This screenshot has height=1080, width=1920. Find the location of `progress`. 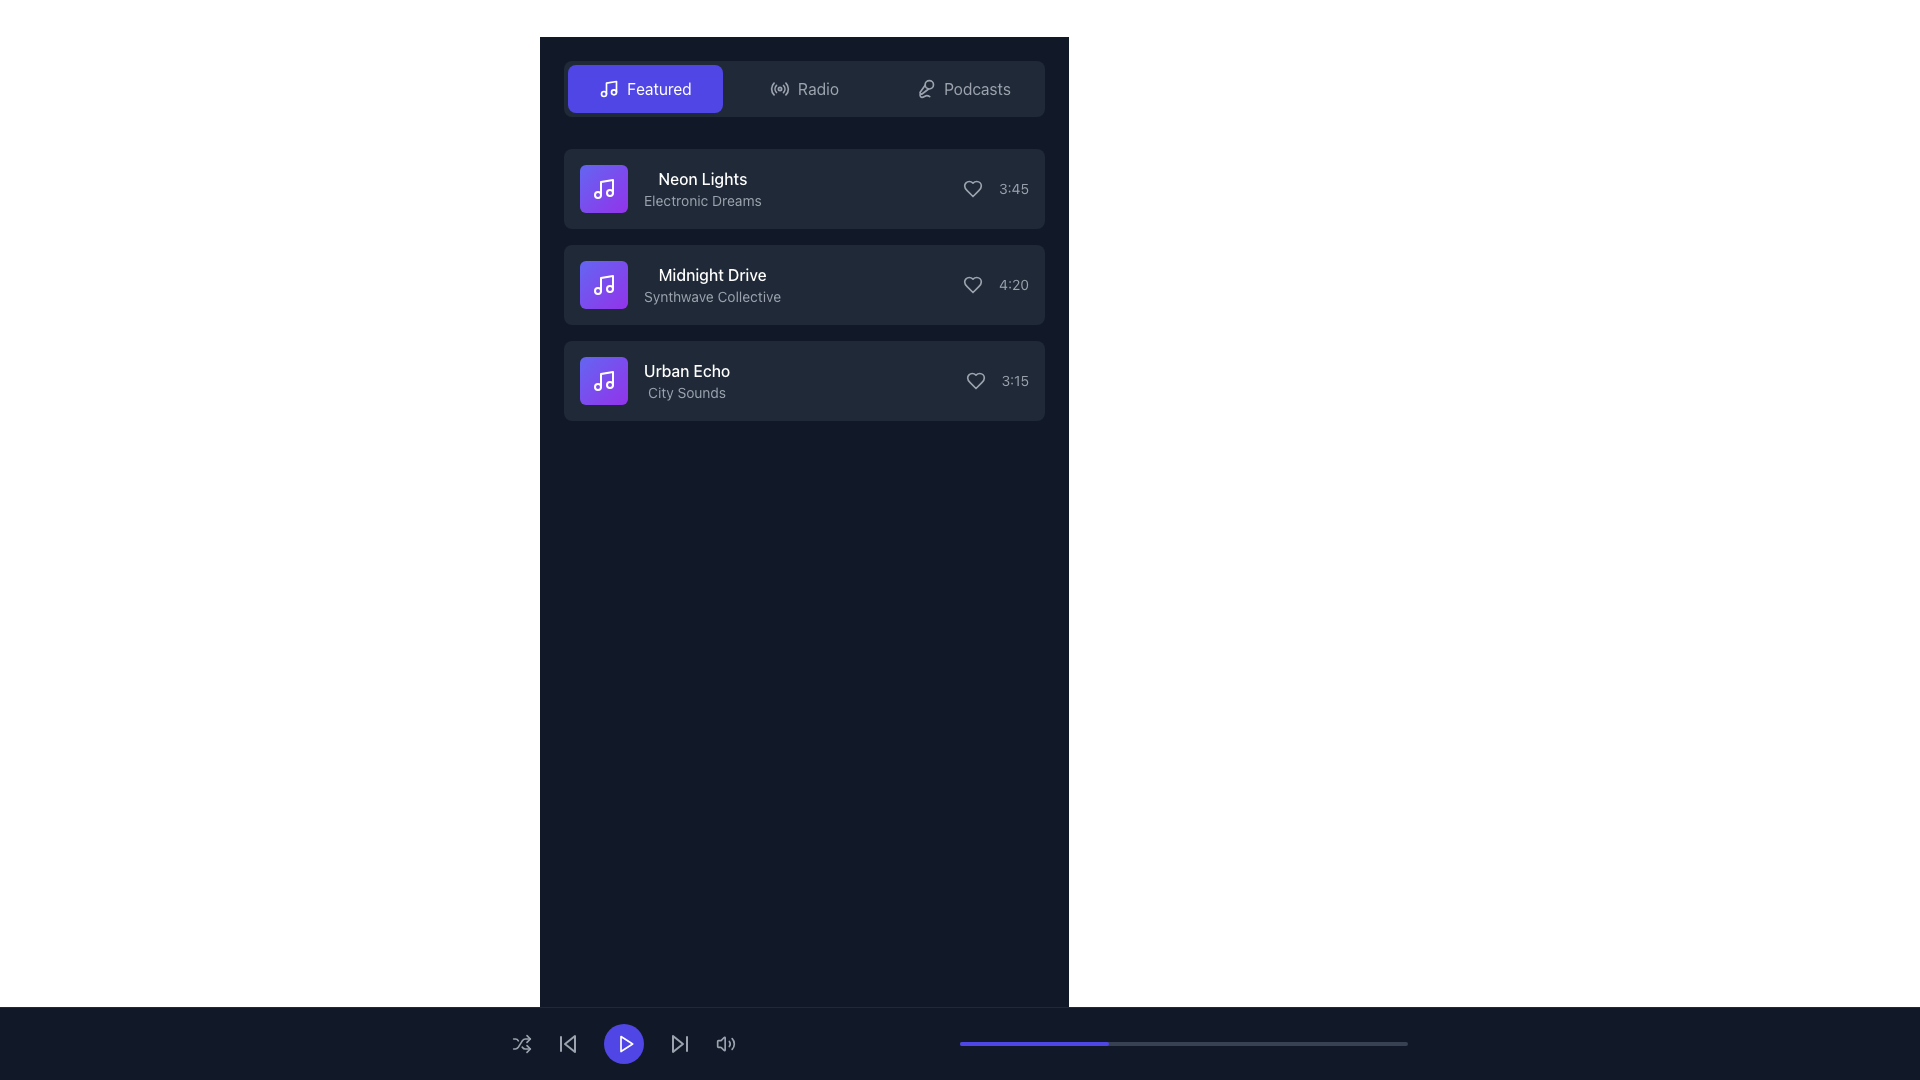

progress is located at coordinates (1250, 1043).